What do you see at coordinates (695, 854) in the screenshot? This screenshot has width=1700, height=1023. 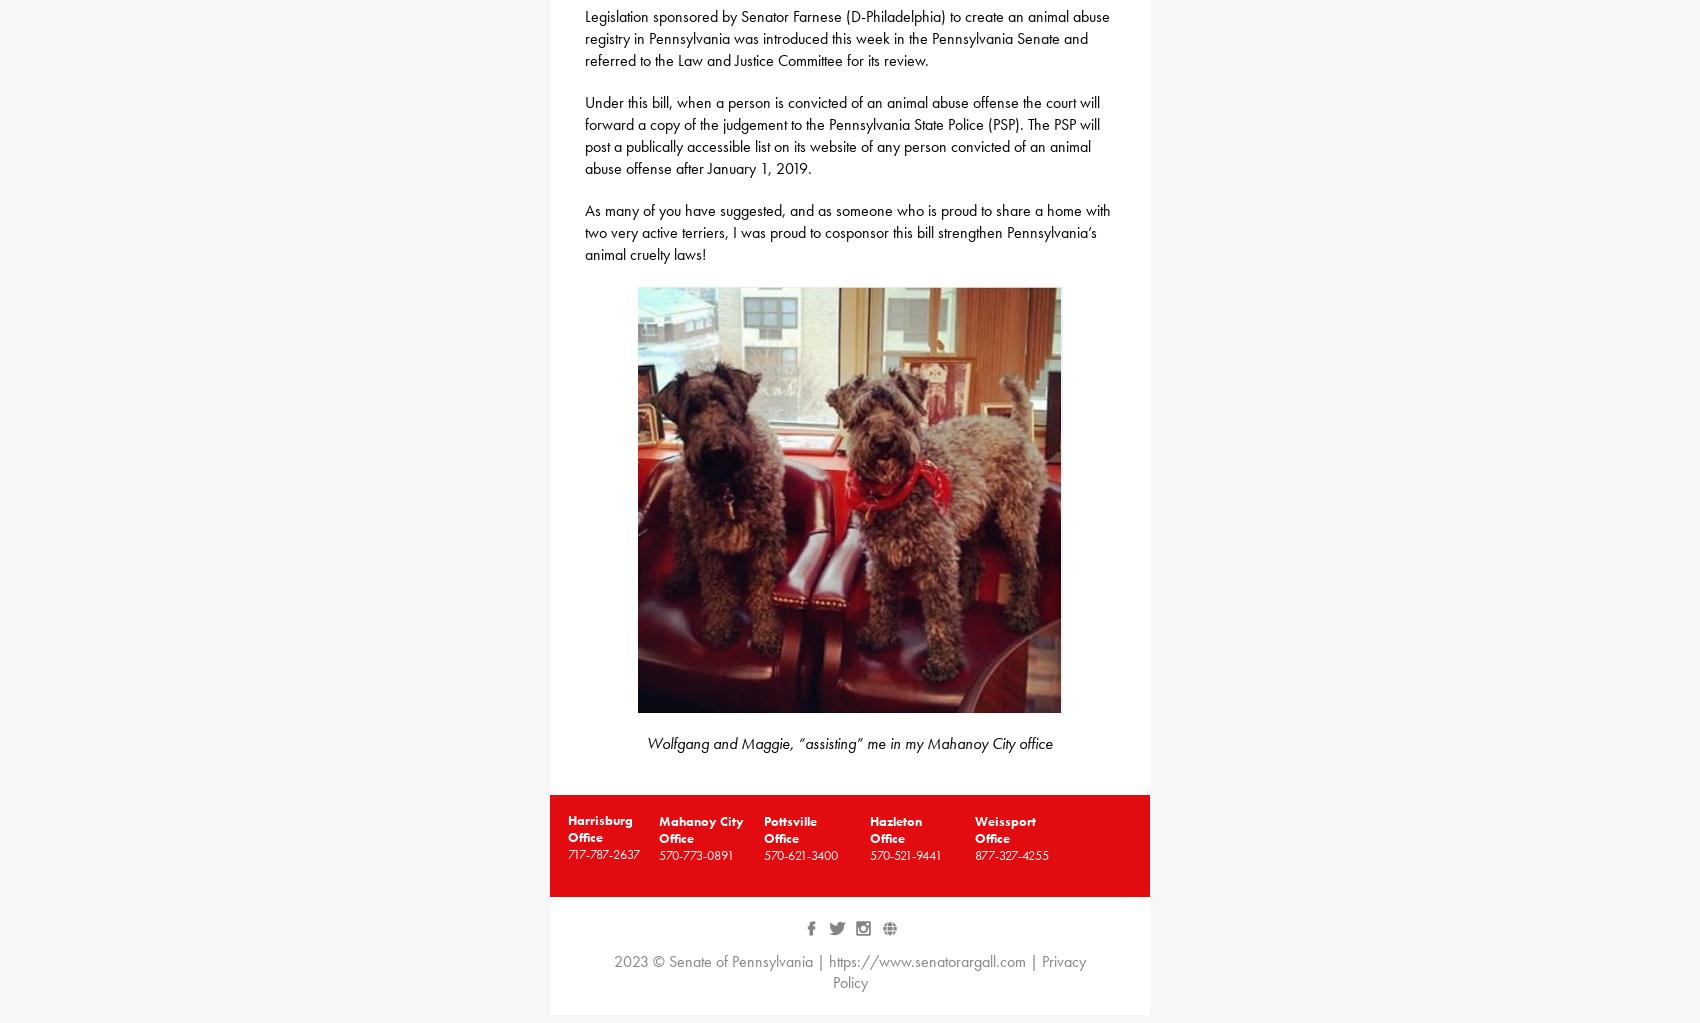 I see `'570-773-0891'` at bounding box center [695, 854].